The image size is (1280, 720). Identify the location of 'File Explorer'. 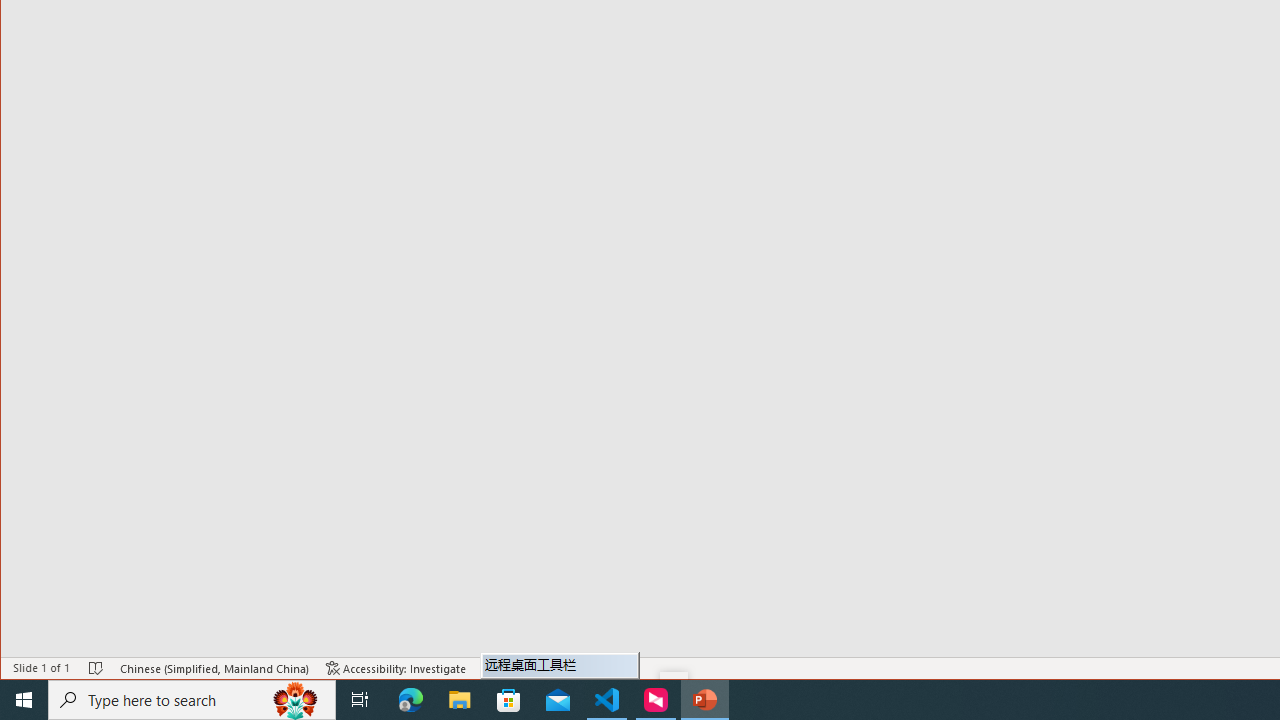
(459, 698).